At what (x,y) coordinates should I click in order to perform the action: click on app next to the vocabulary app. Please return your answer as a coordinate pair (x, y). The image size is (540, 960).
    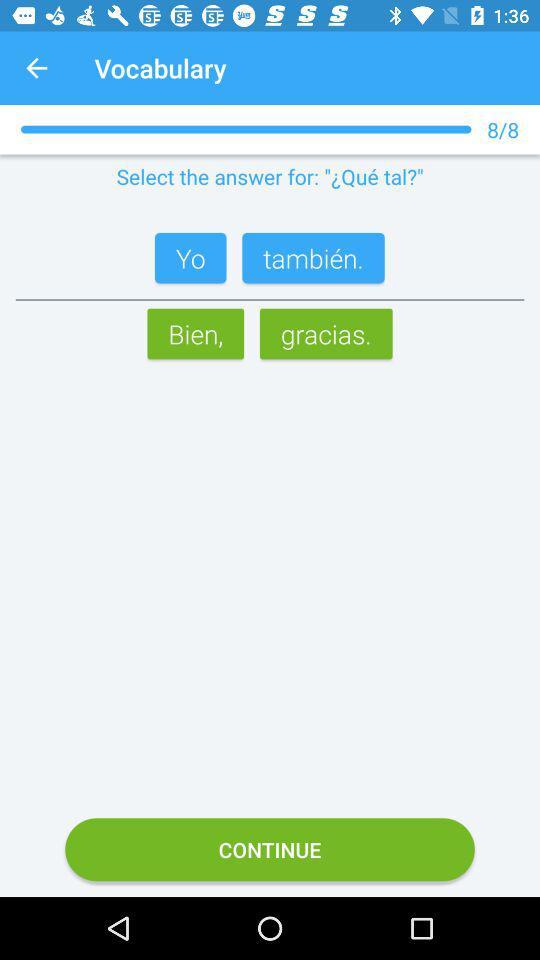
    Looking at the image, I should click on (36, 68).